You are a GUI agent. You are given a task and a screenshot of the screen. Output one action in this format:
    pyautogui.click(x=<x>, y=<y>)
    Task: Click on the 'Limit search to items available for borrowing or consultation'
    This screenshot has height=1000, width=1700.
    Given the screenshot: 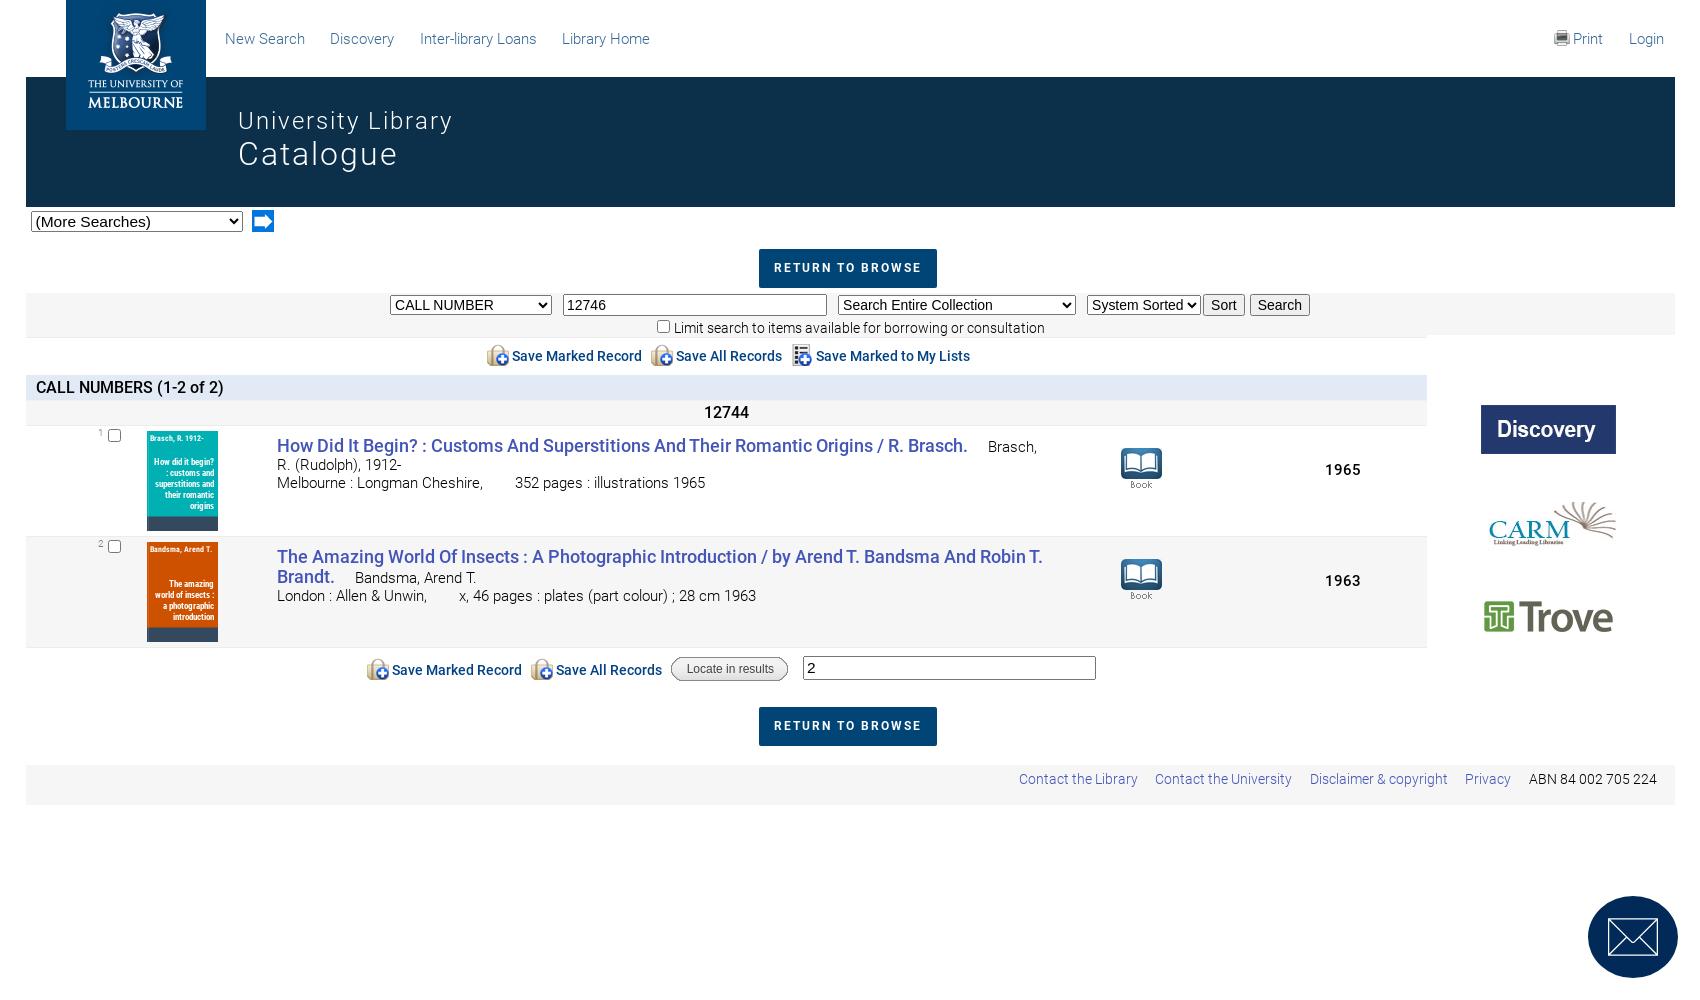 What is the action you would take?
    pyautogui.click(x=856, y=327)
    